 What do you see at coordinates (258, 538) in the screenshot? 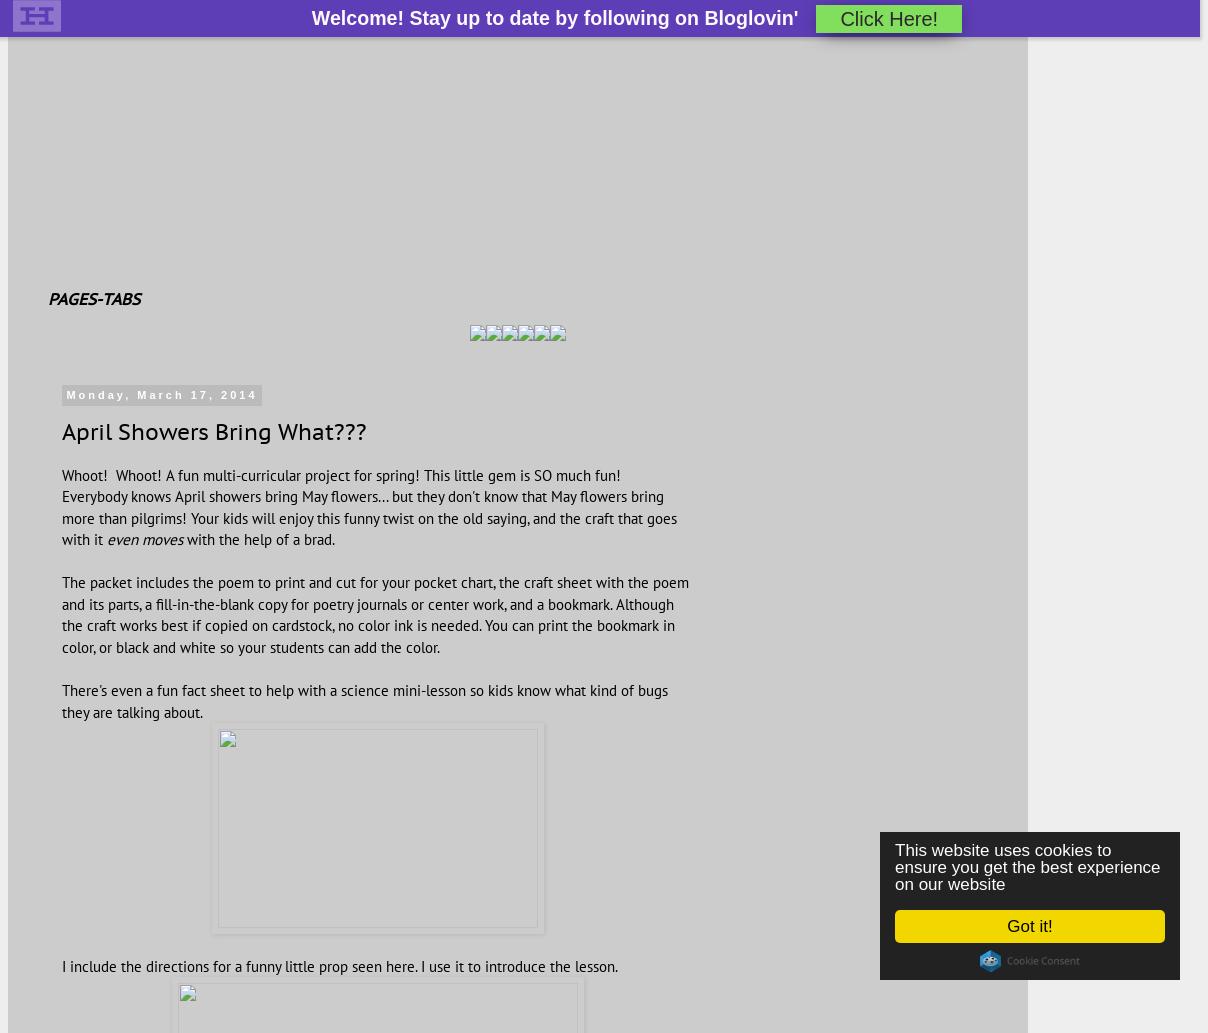
I see `'with the help of a brad.'` at bounding box center [258, 538].